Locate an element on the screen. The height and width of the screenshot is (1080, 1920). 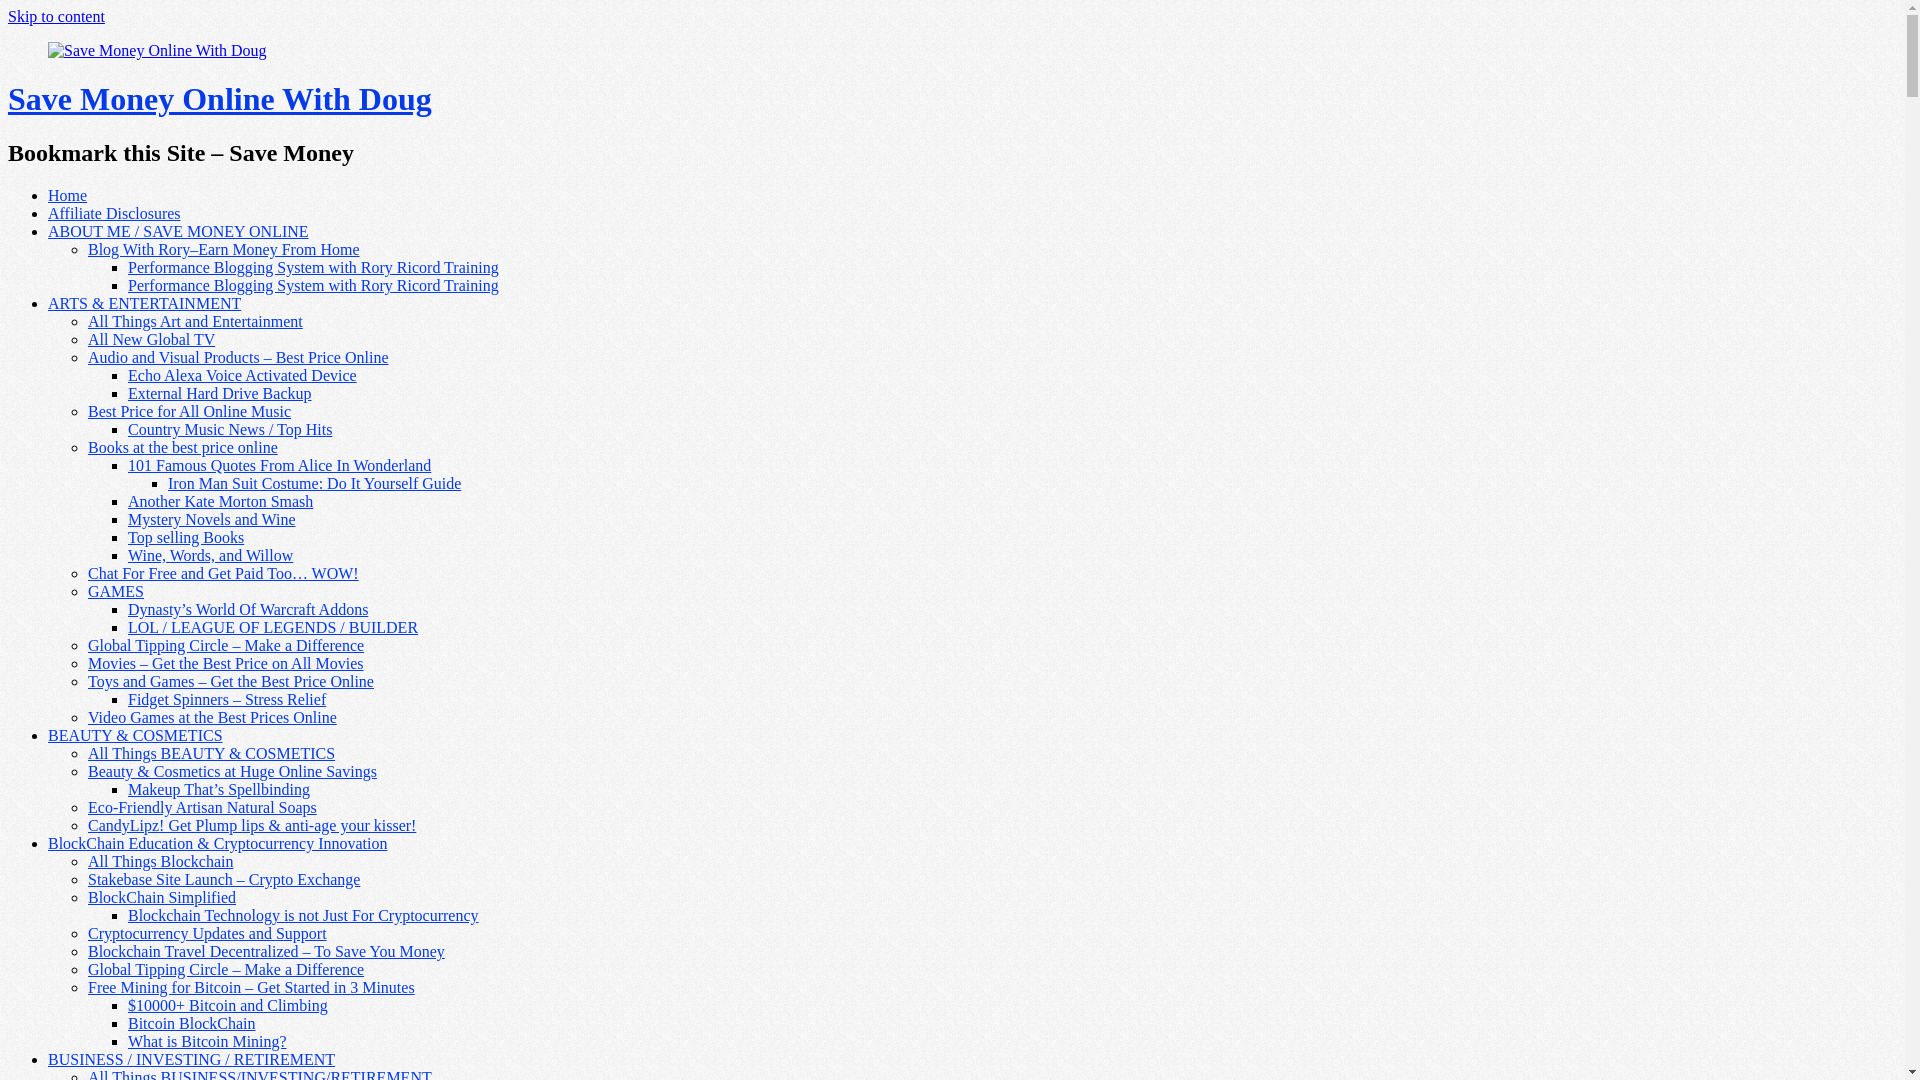
'Video Games at the Best Prices Online' is located at coordinates (212, 716).